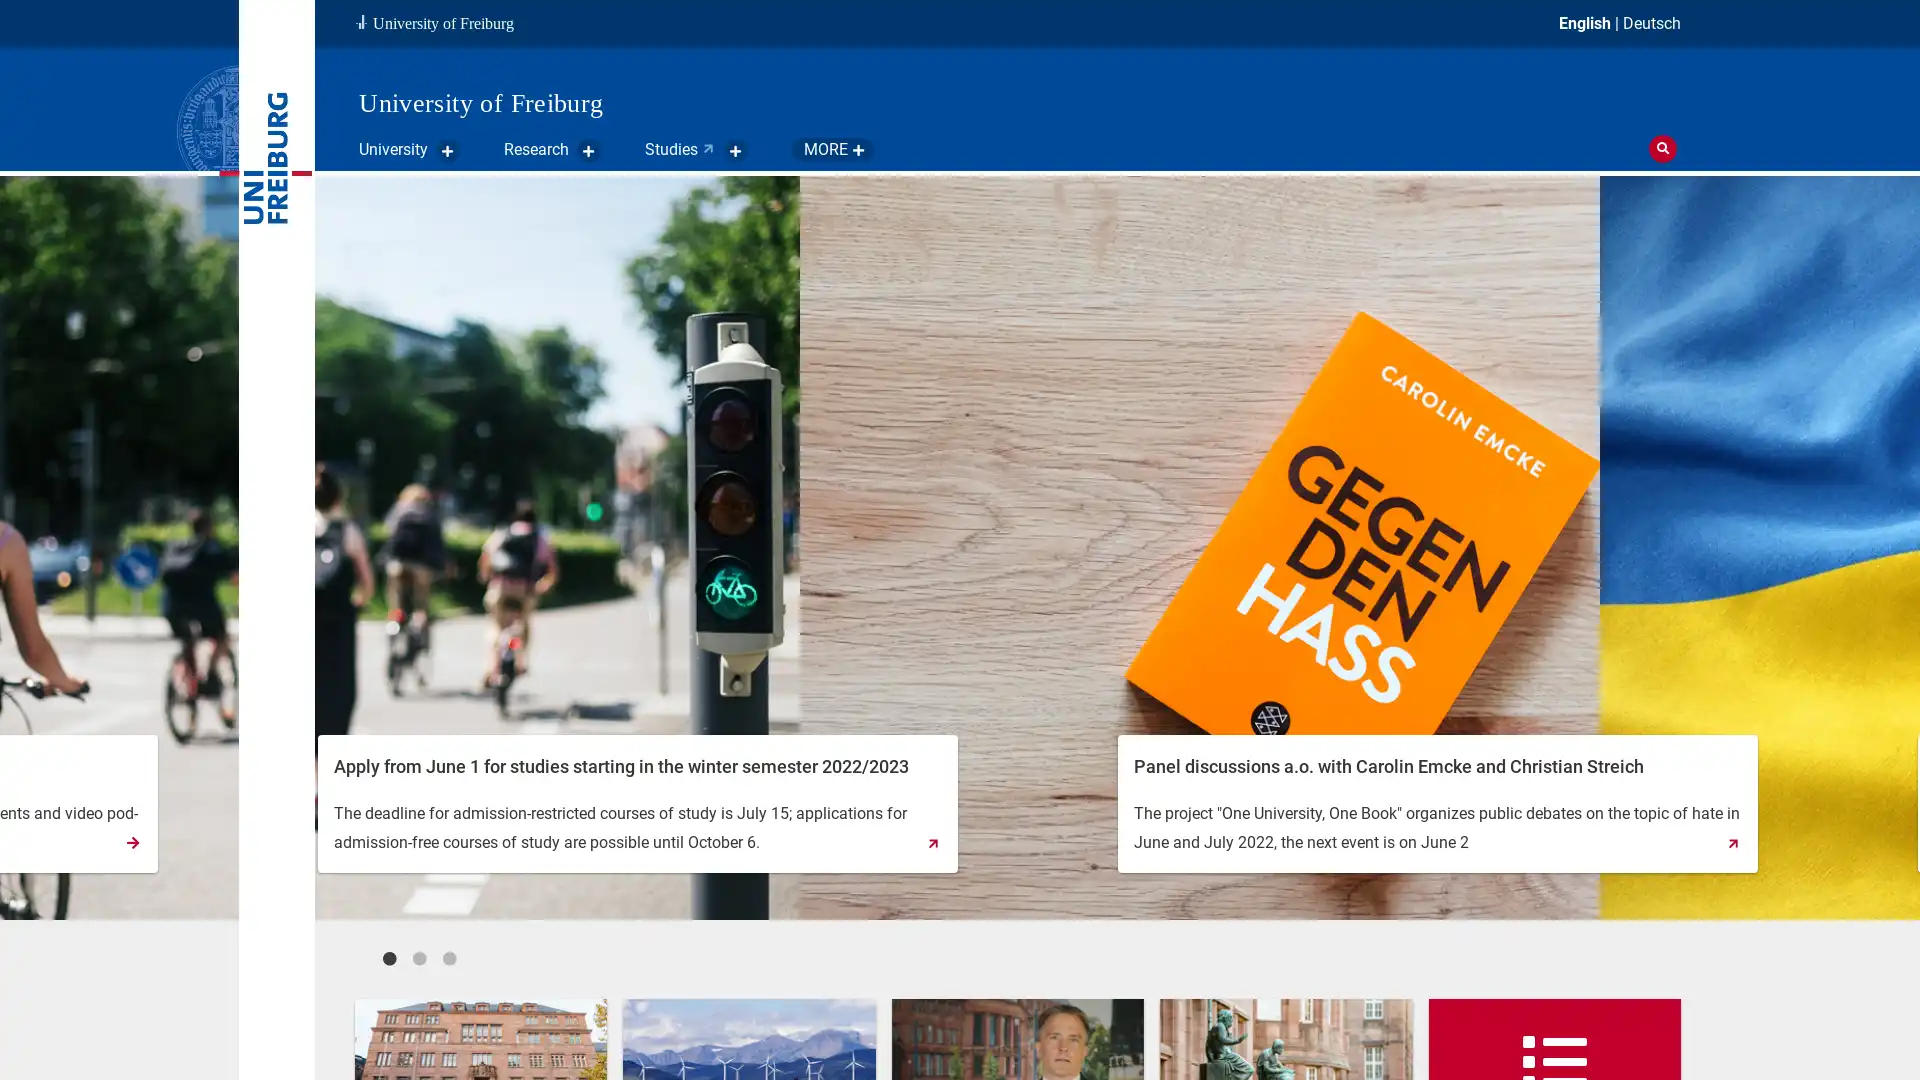 Image resolution: width=1920 pixels, height=1080 pixels. What do you see at coordinates (446, 149) in the screenshot?
I see `Open submenu` at bounding box center [446, 149].